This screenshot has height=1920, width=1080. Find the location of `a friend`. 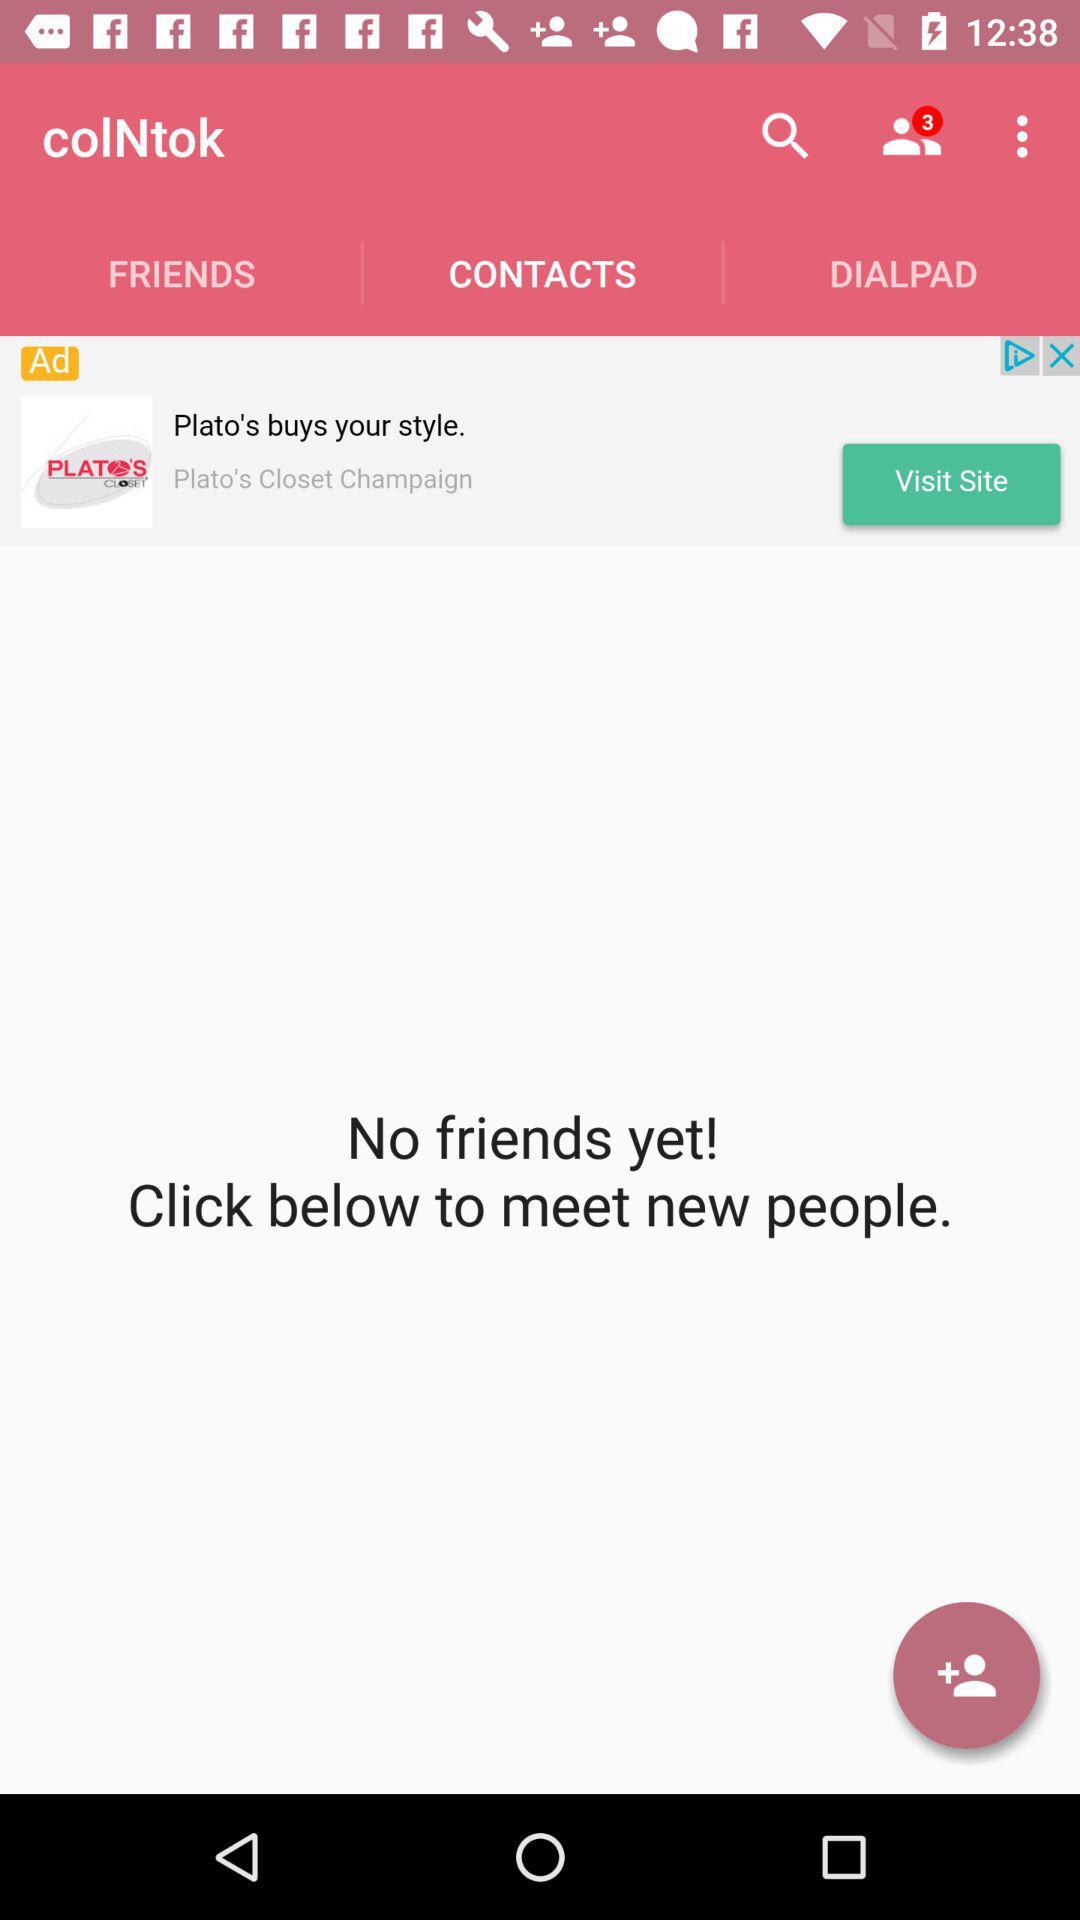

a friend is located at coordinates (965, 1675).